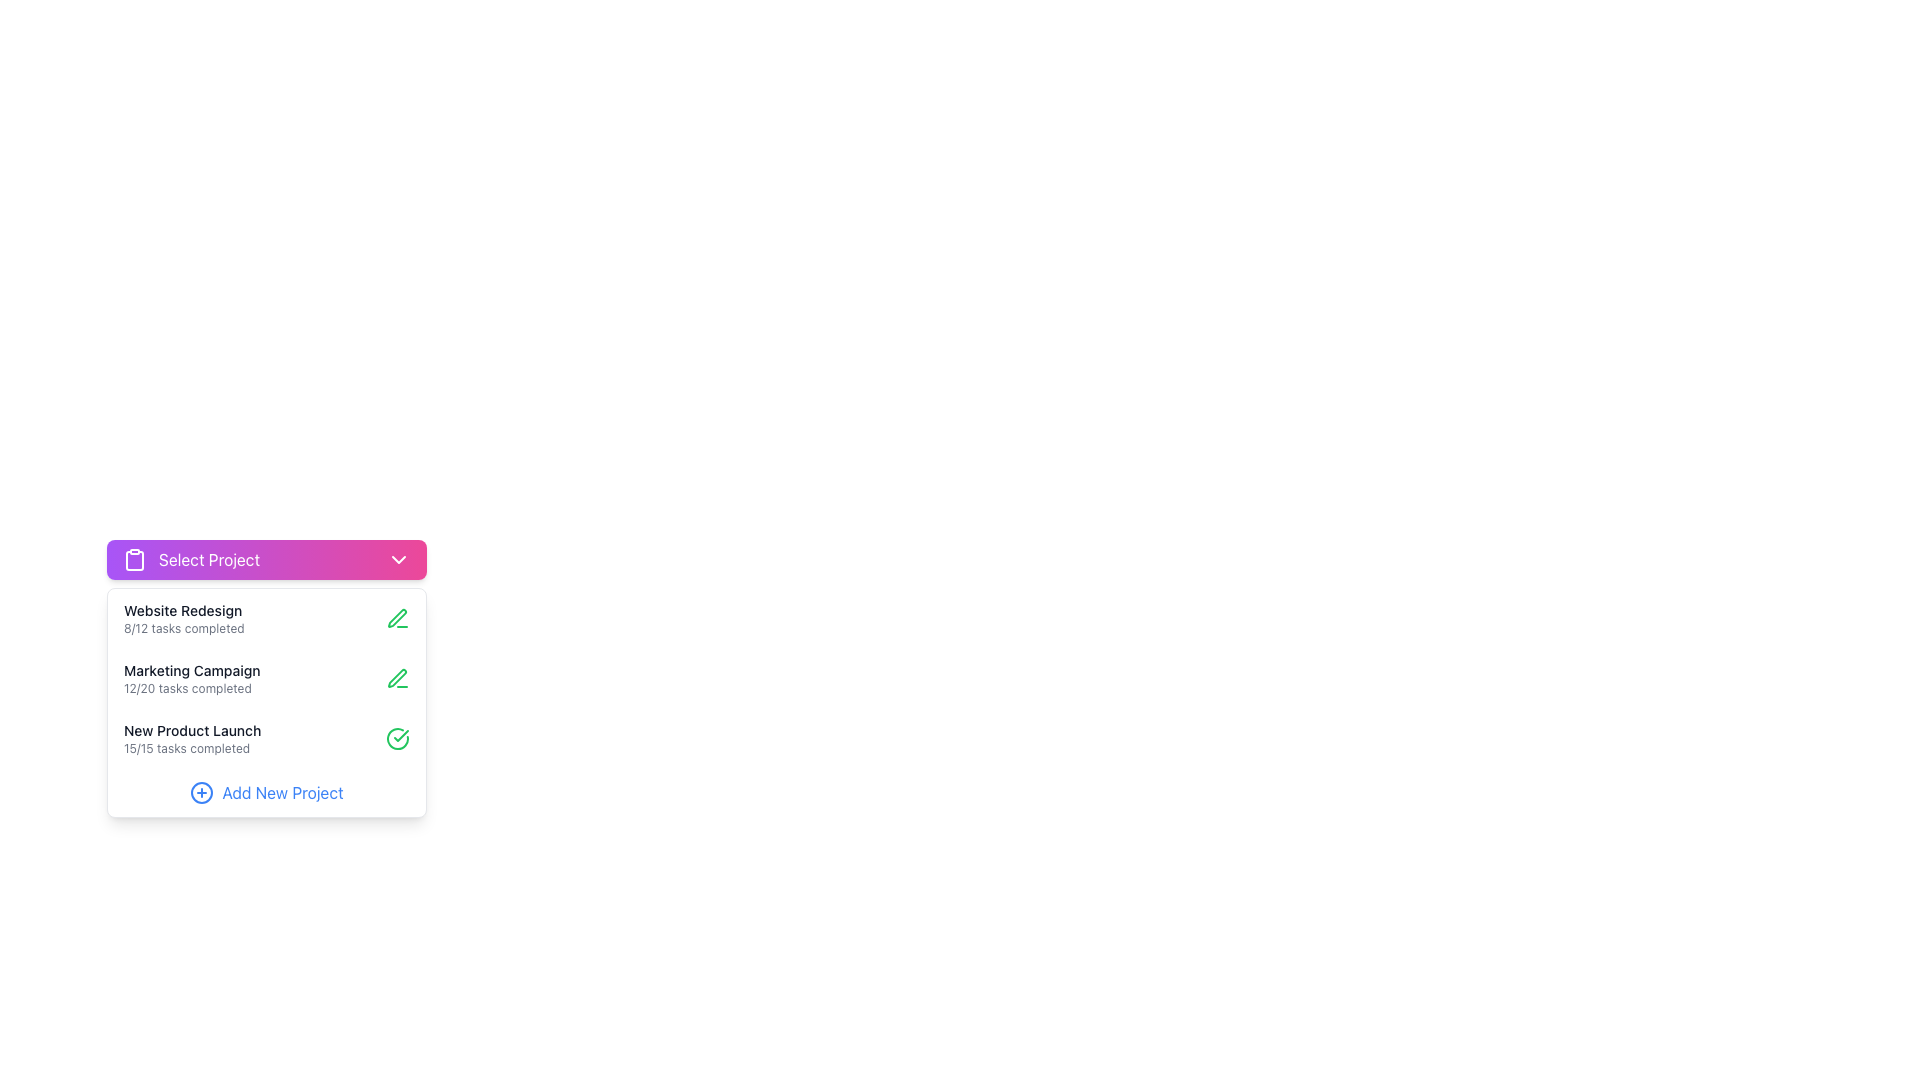 Image resolution: width=1920 pixels, height=1080 pixels. I want to click on the third List Item in the 'Select Project' section, which displays 'New Product Launch' and '15/15 tasks completed', so click(266, 739).